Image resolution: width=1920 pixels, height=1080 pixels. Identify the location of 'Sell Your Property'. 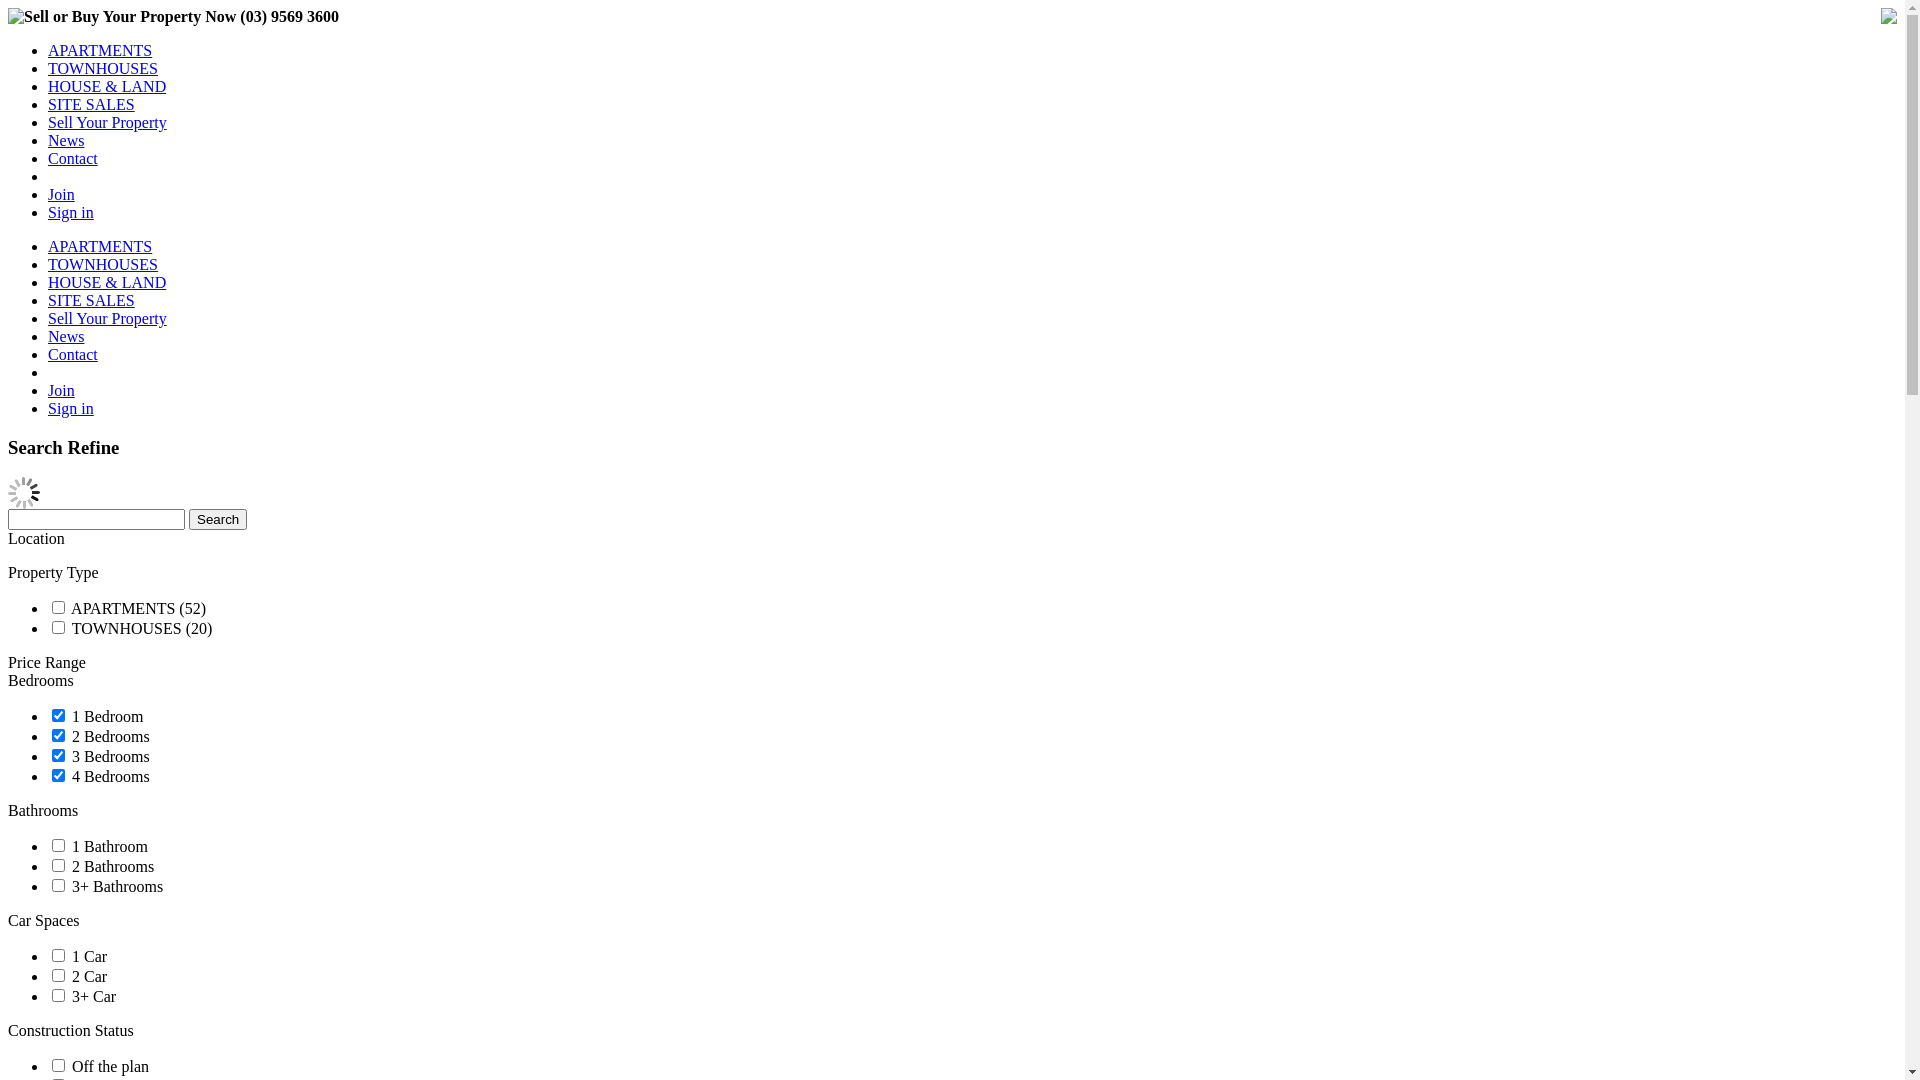
(106, 317).